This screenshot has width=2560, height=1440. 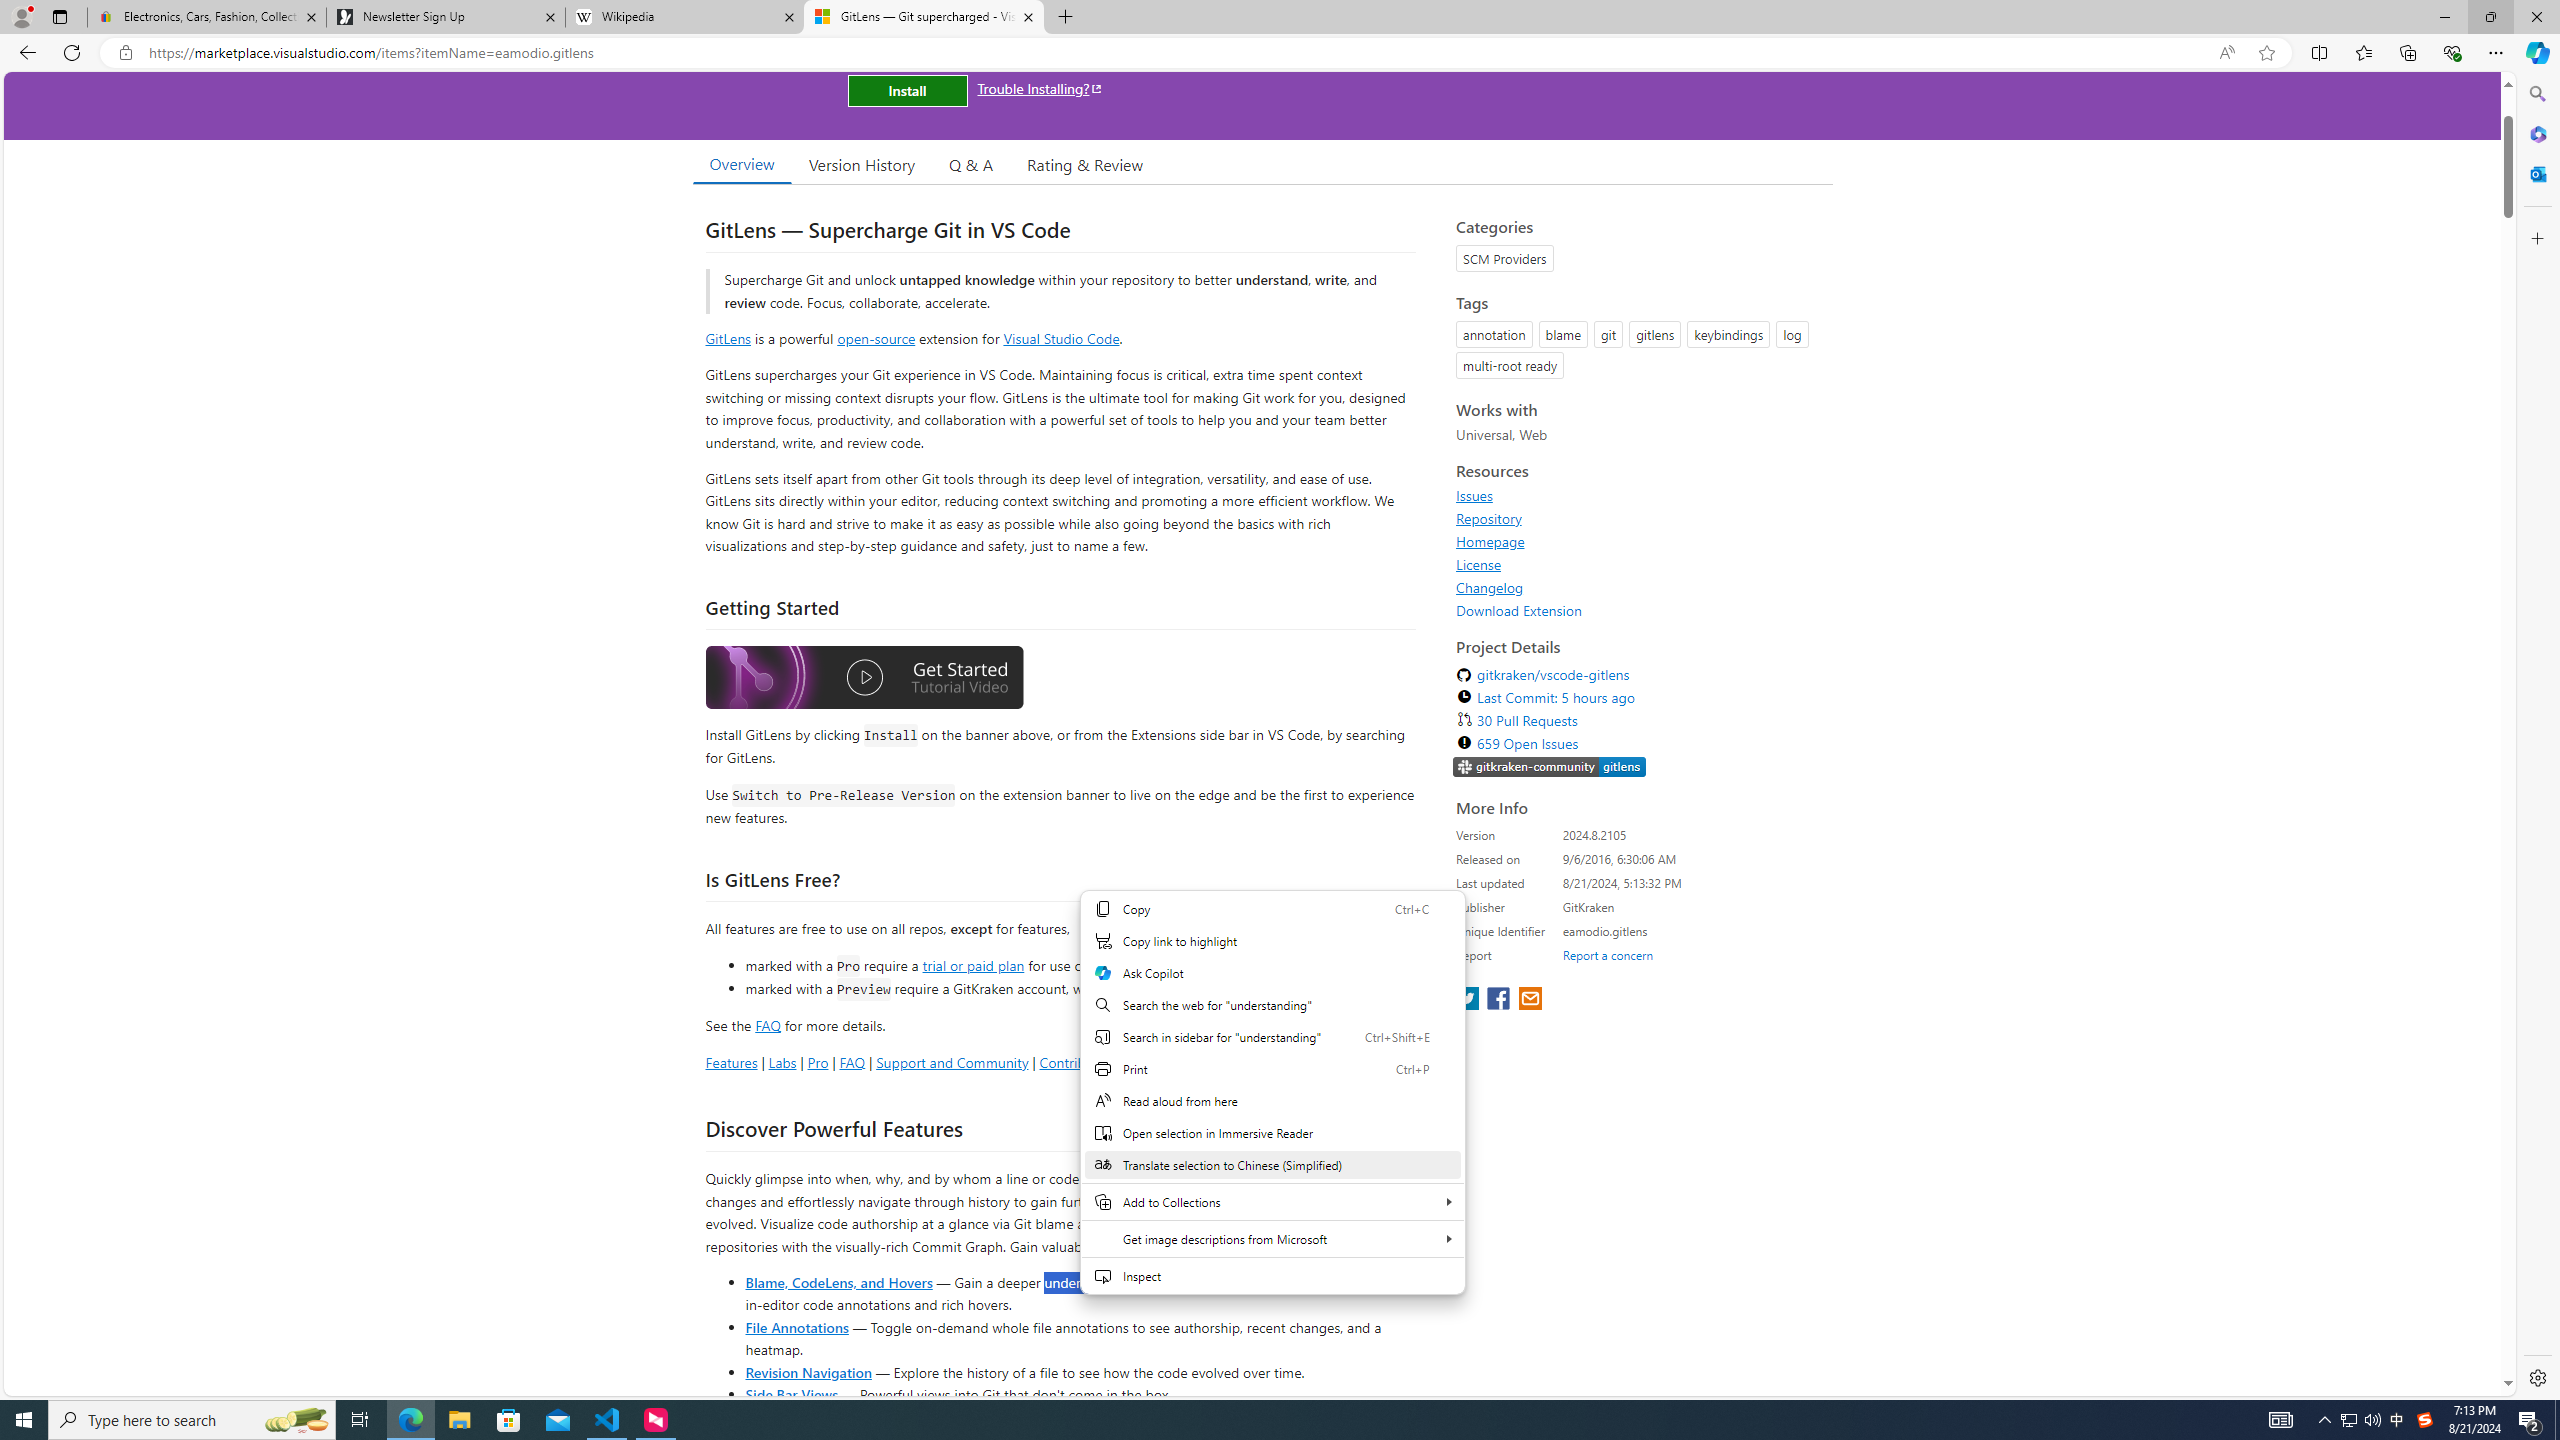 What do you see at coordinates (970, 164) in the screenshot?
I see `'Q & A'` at bounding box center [970, 164].